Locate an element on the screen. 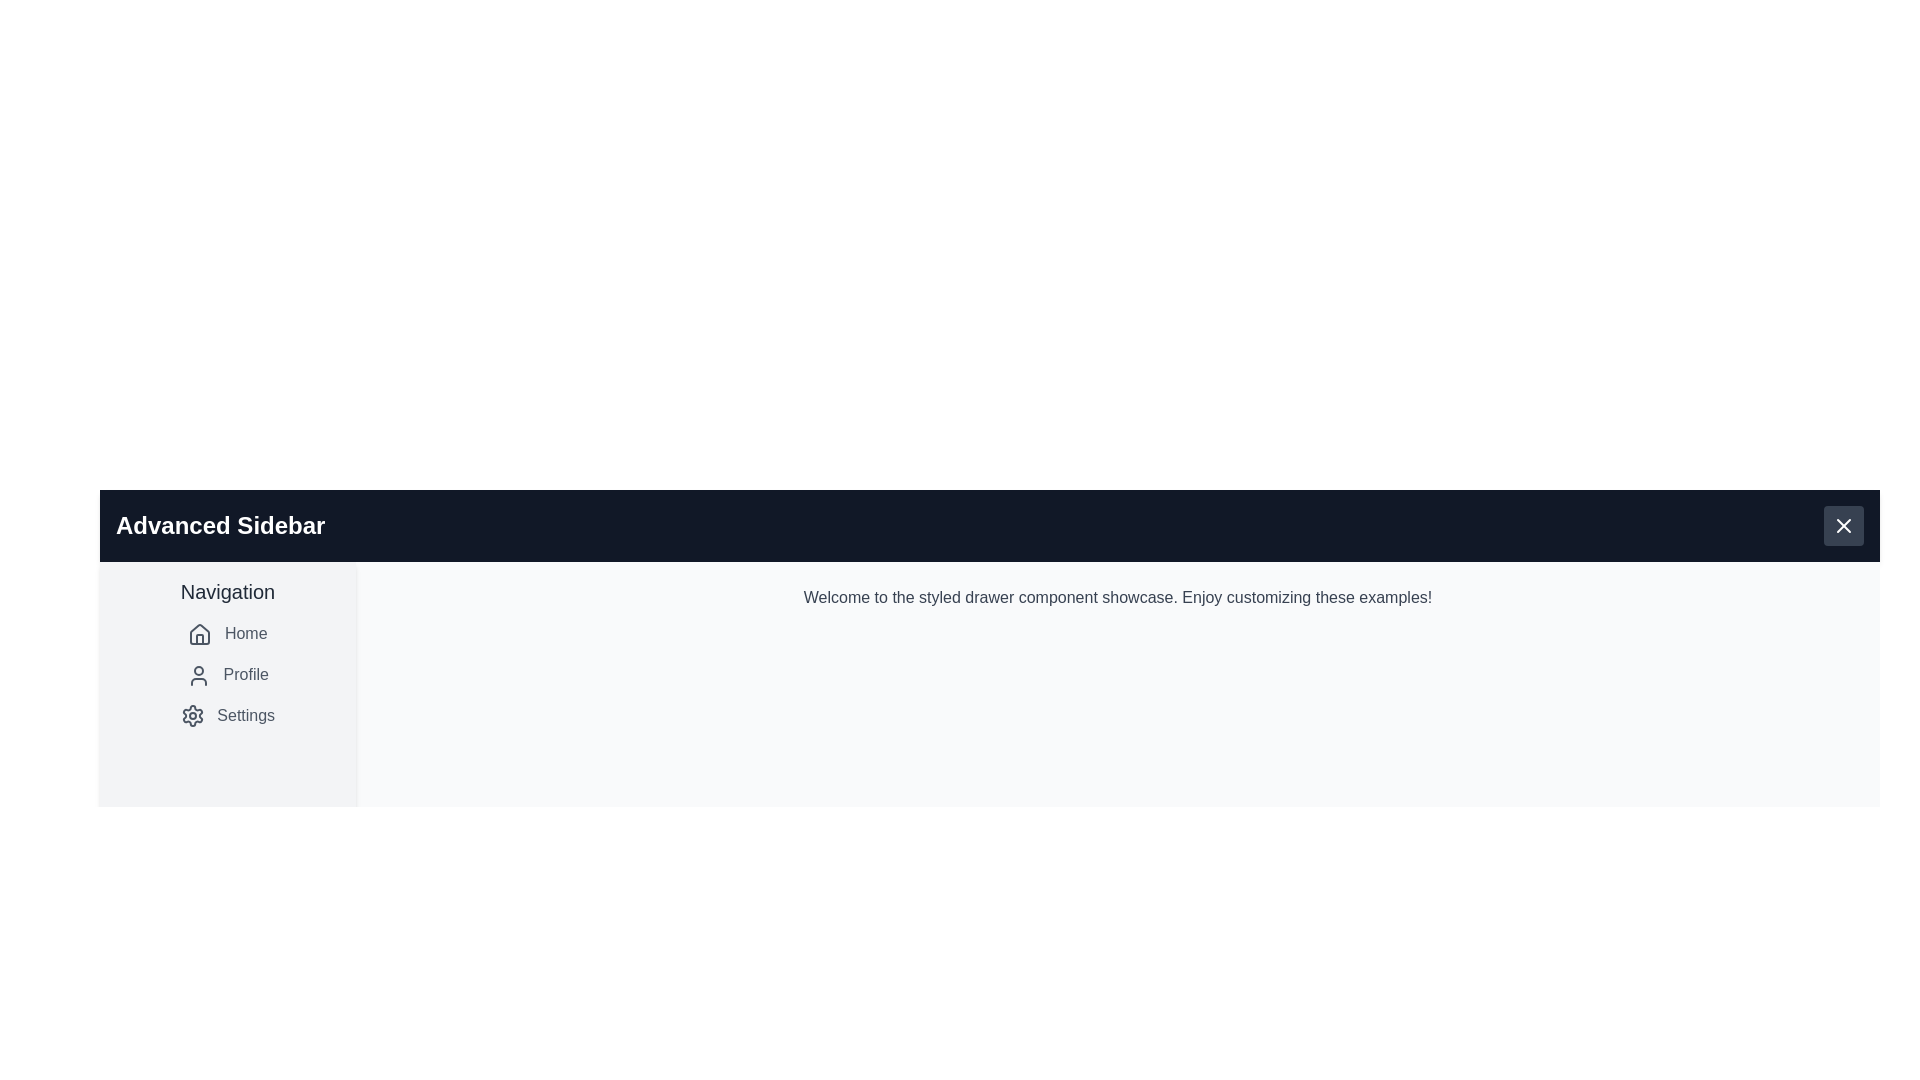  the 'Profile' link in the sidebar navigation menu is located at coordinates (227, 675).